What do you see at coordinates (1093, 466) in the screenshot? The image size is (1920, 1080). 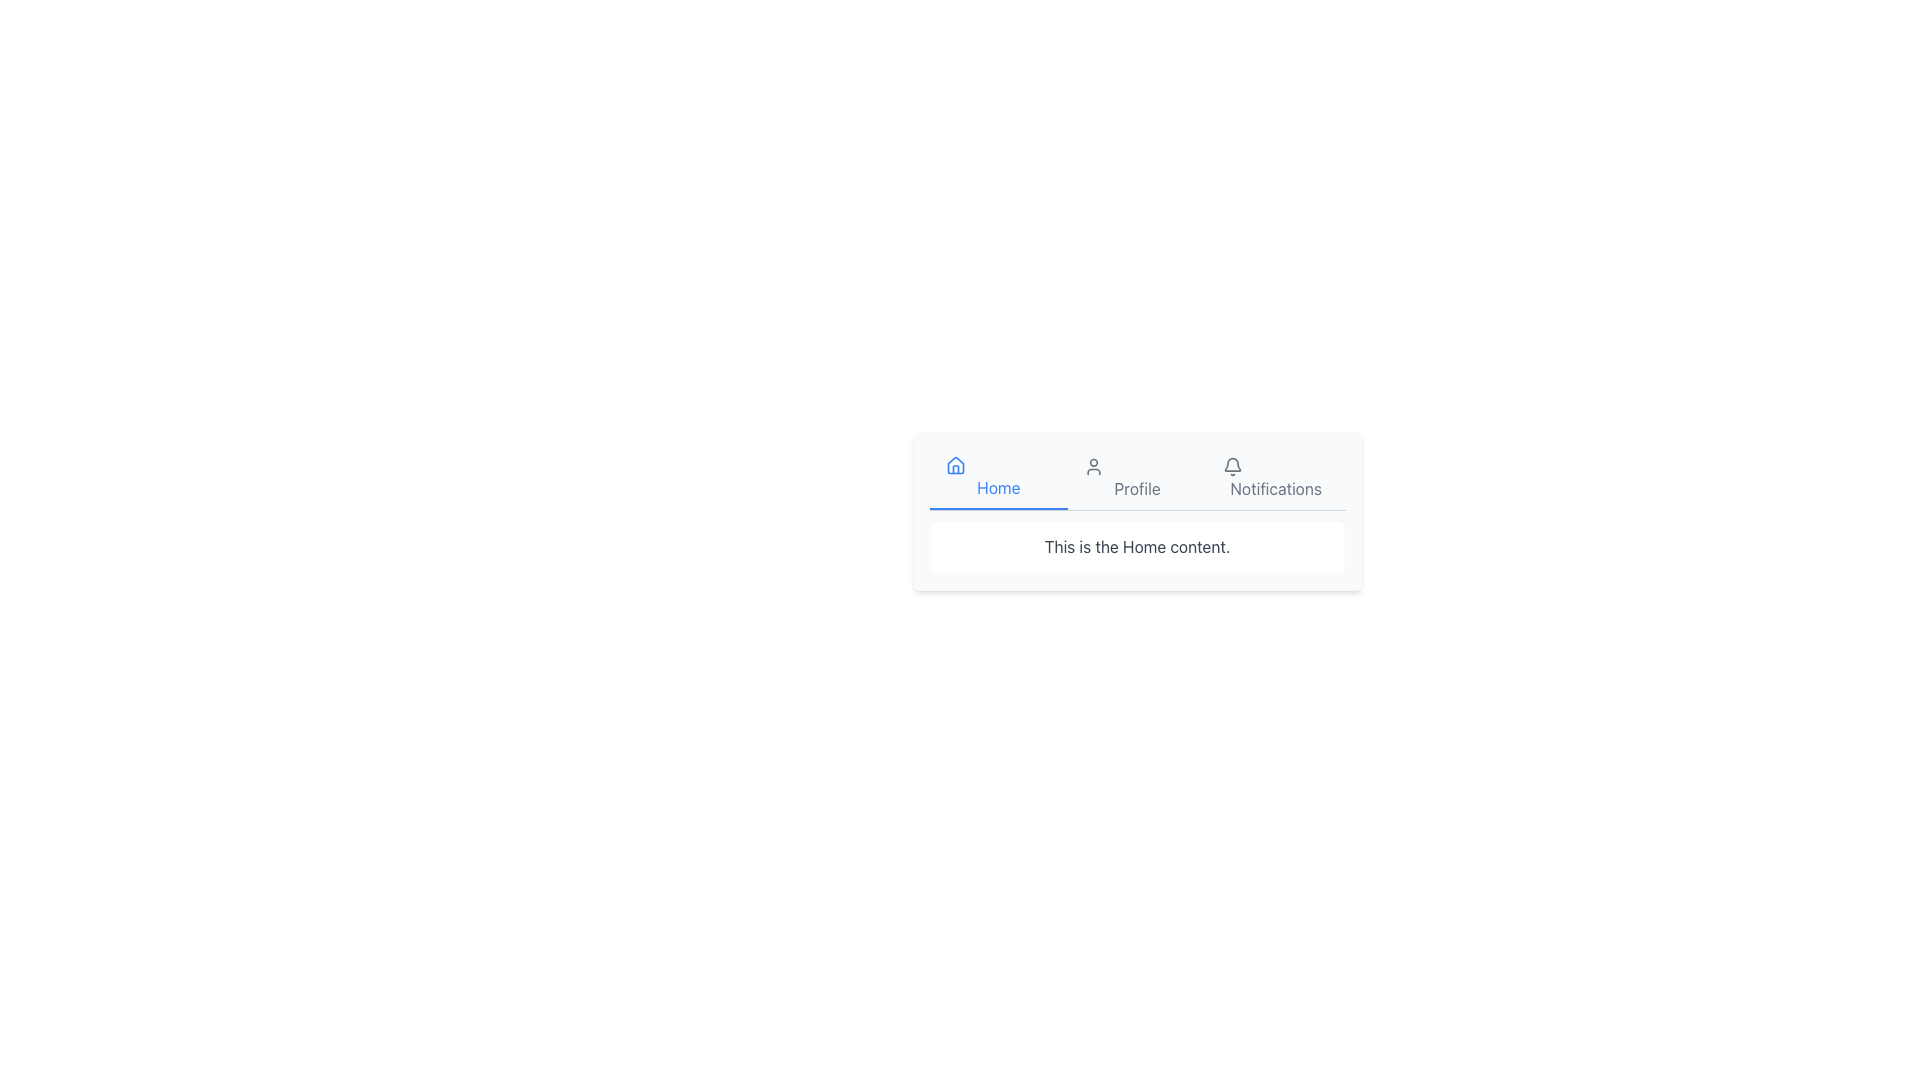 I see `the user silhouette icon in the tabbed navigation bar` at bounding box center [1093, 466].